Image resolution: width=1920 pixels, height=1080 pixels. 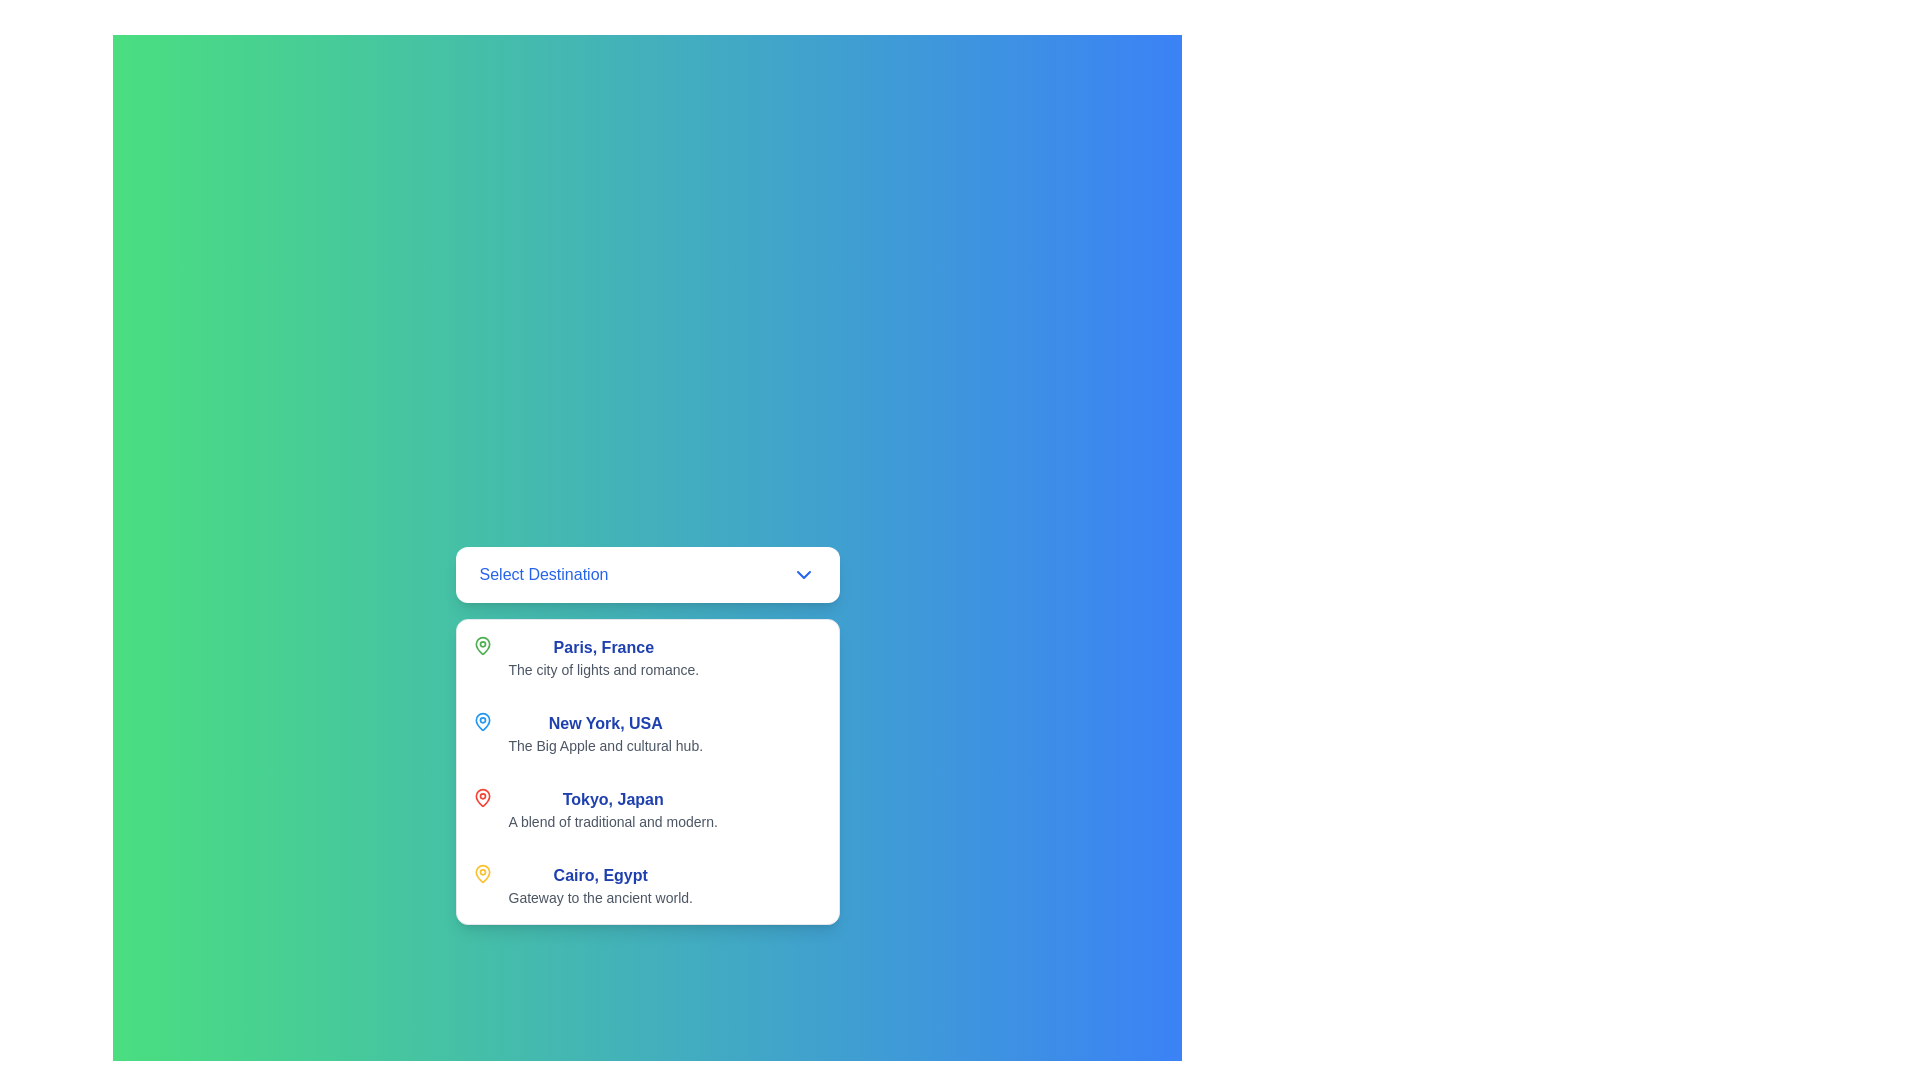 I want to click on the selectable list item for 'New York, USA' in the location selection dropdown, so click(x=647, y=733).